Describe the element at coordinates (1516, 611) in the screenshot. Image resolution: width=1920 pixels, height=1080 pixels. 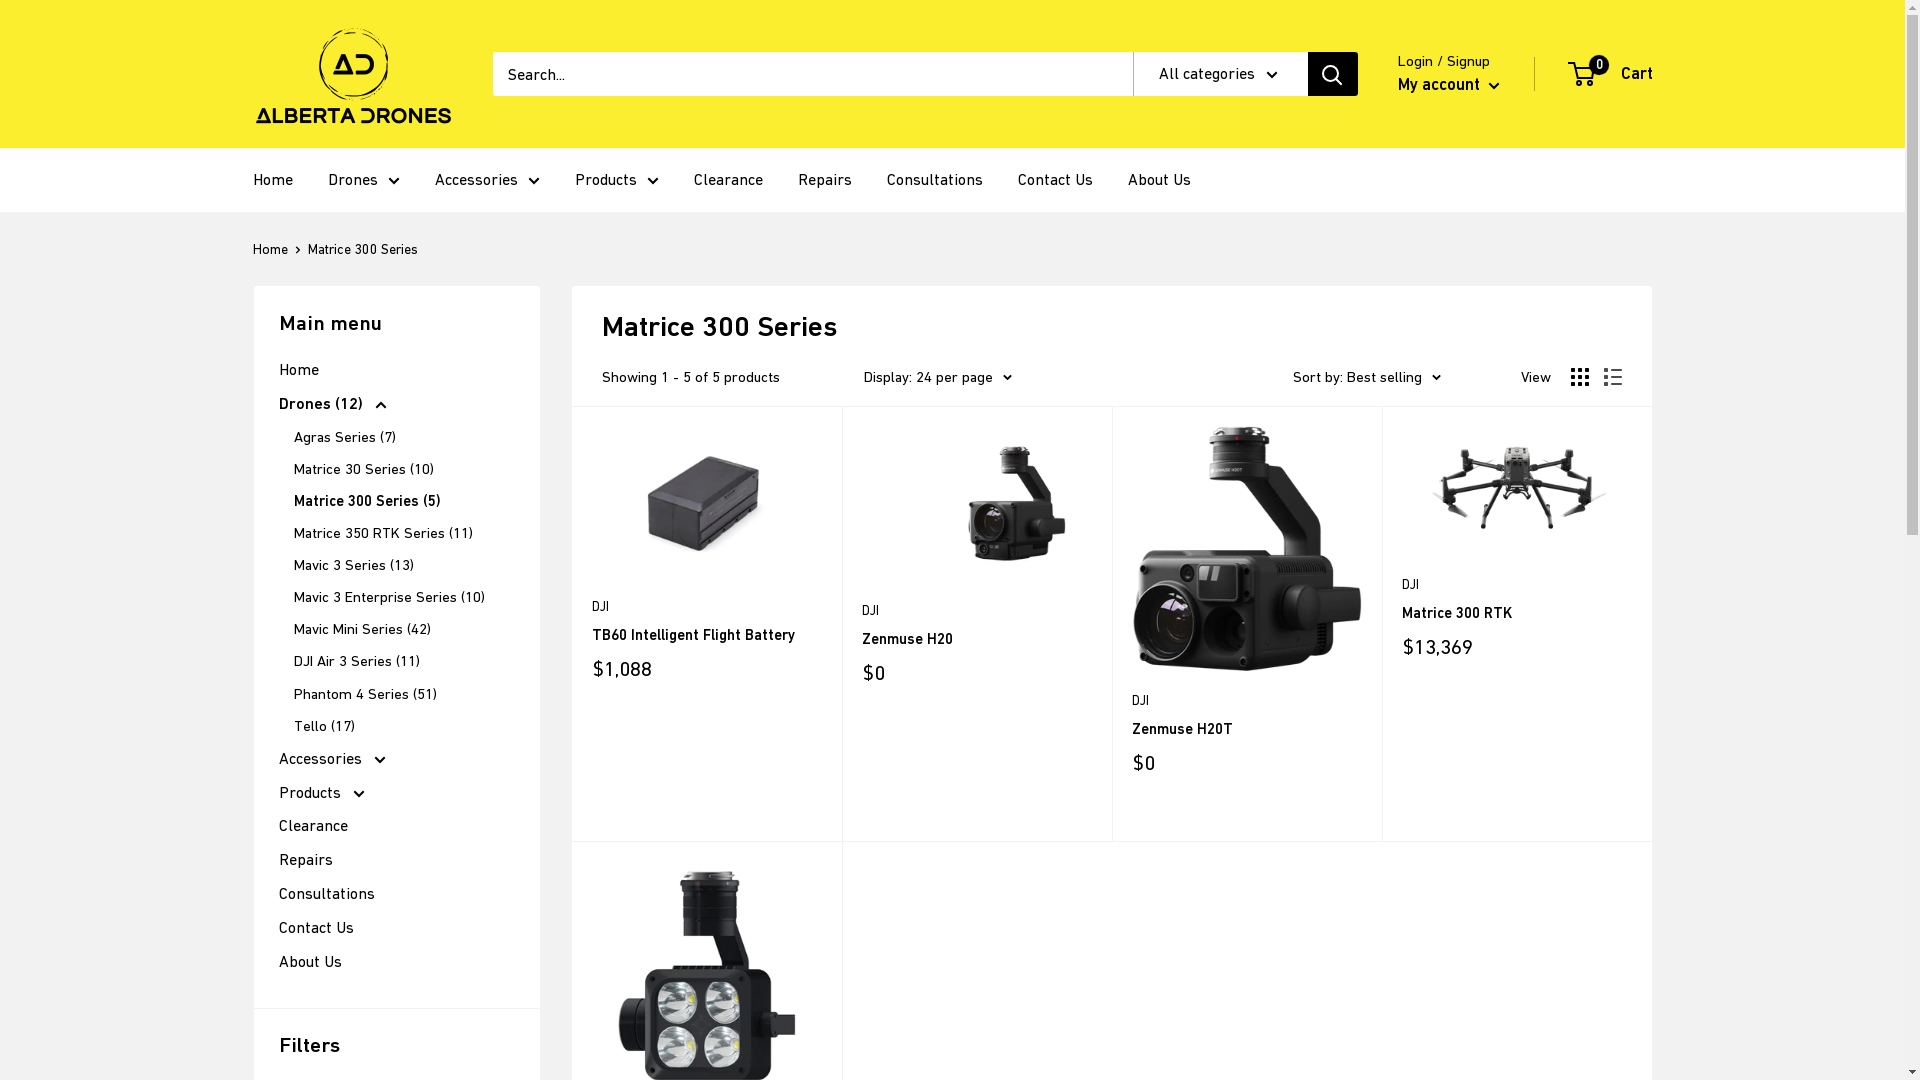
I see `'Matrice 300 RTK'` at that location.